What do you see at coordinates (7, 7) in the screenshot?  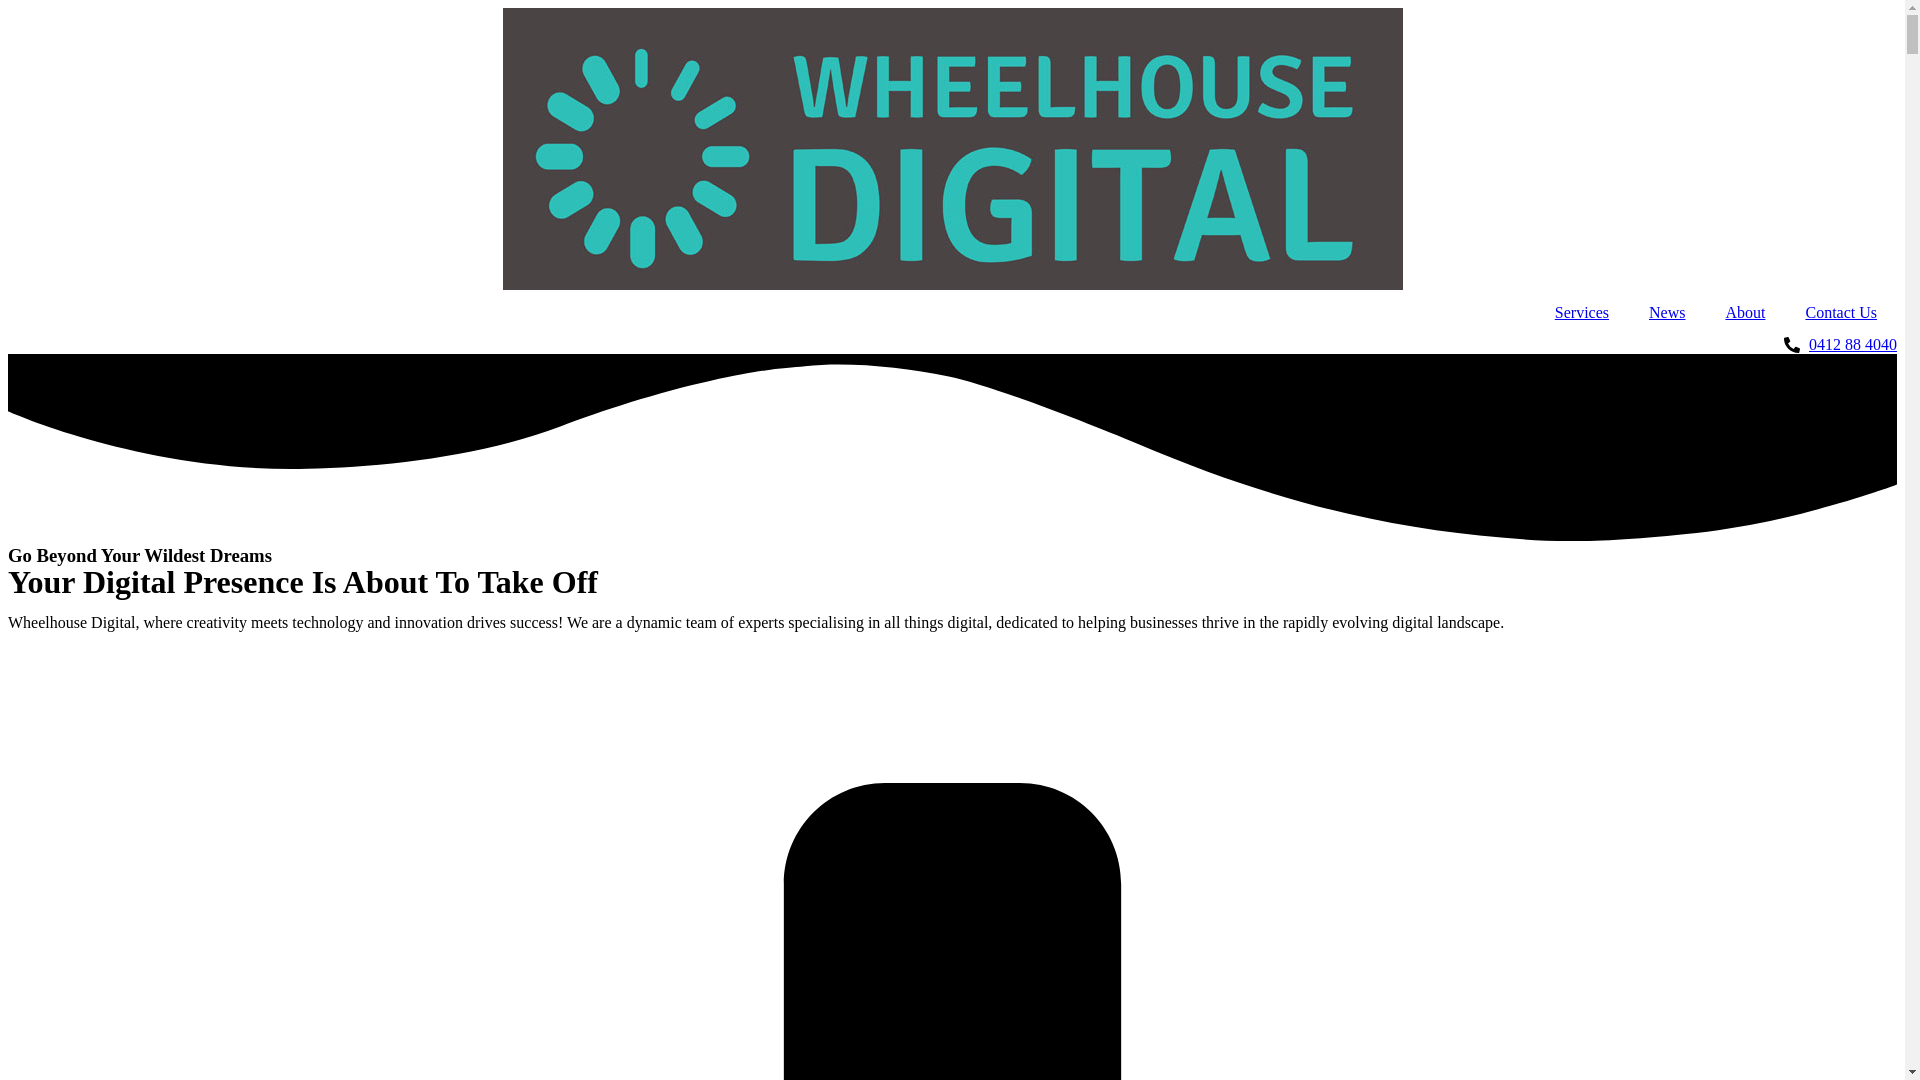 I see `'Skip to content'` at bounding box center [7, 7].